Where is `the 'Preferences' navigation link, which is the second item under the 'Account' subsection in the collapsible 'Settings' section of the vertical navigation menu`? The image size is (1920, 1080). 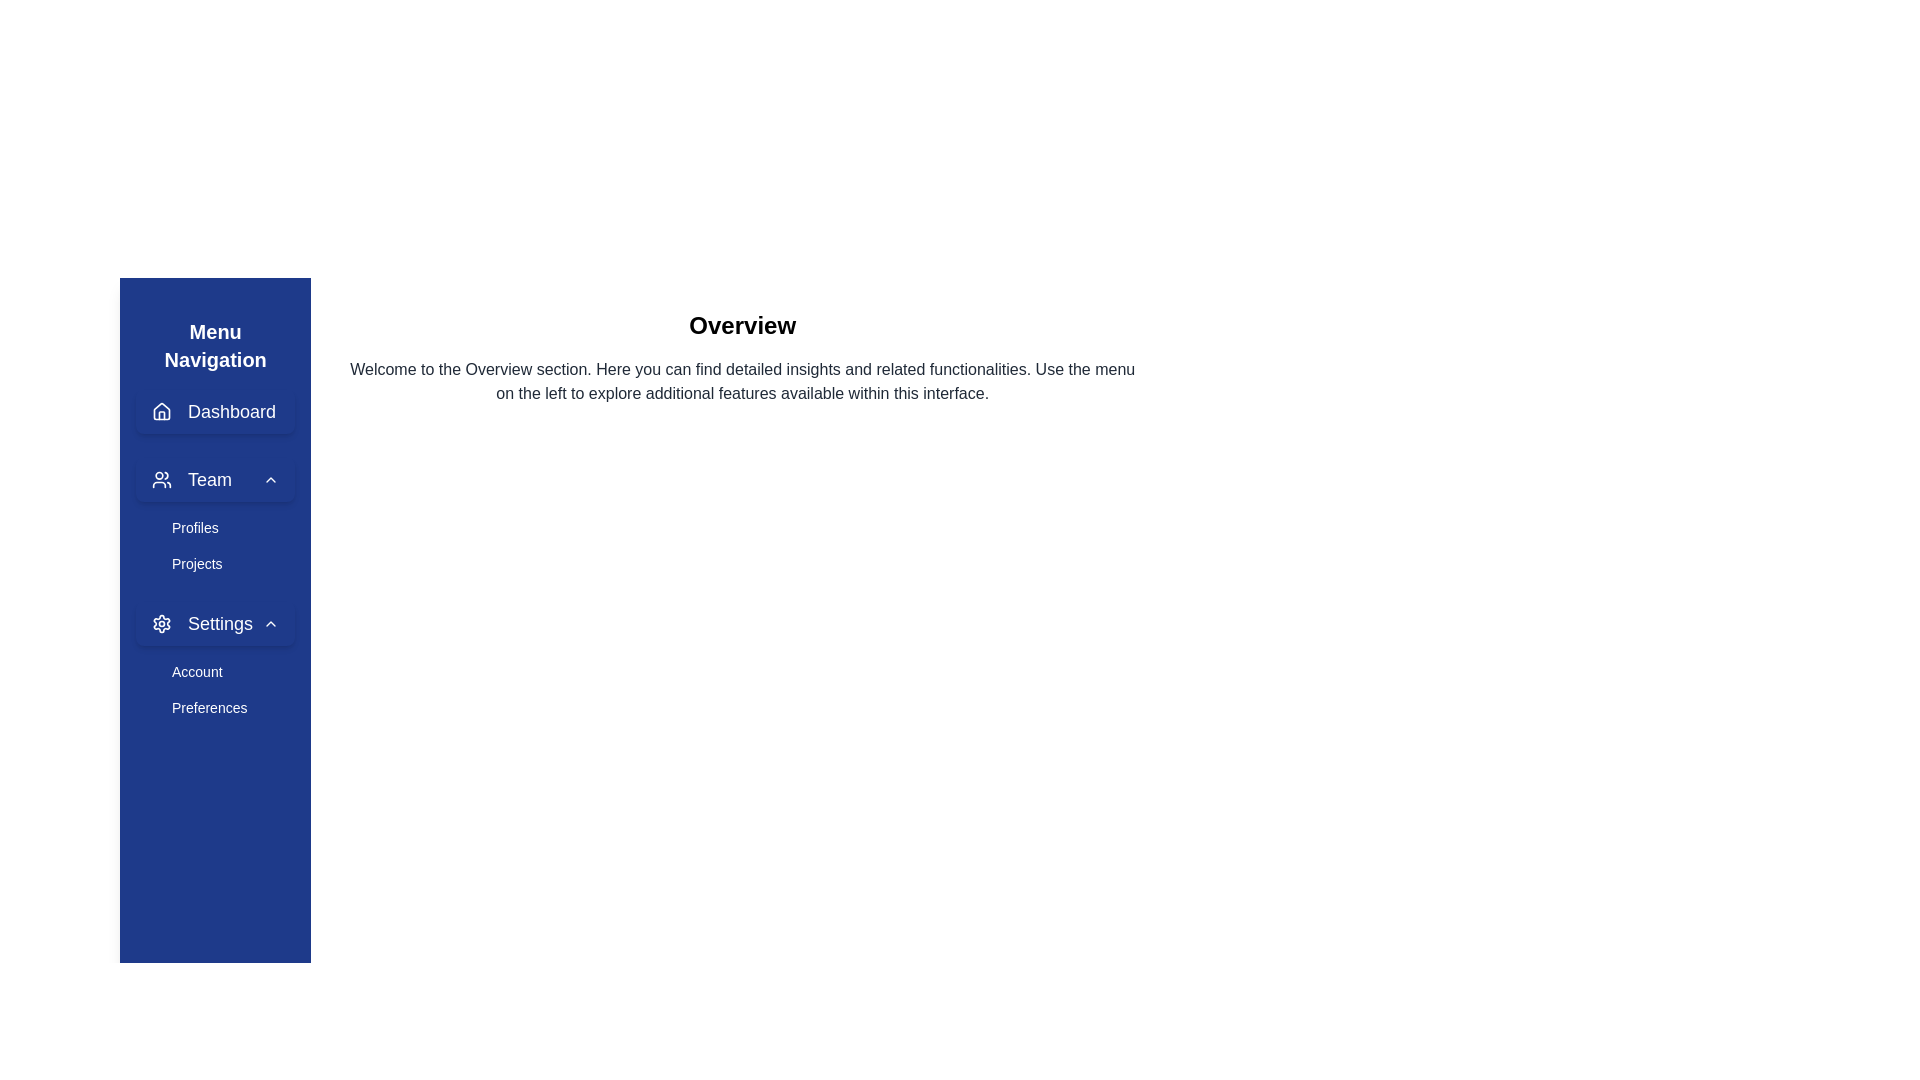 the 'Preferences' navigation link, which is the second item under the 'Account' subsection in the collapsible 'Settings' section of the vertical navigation menu is located at coordinates (227, 707).